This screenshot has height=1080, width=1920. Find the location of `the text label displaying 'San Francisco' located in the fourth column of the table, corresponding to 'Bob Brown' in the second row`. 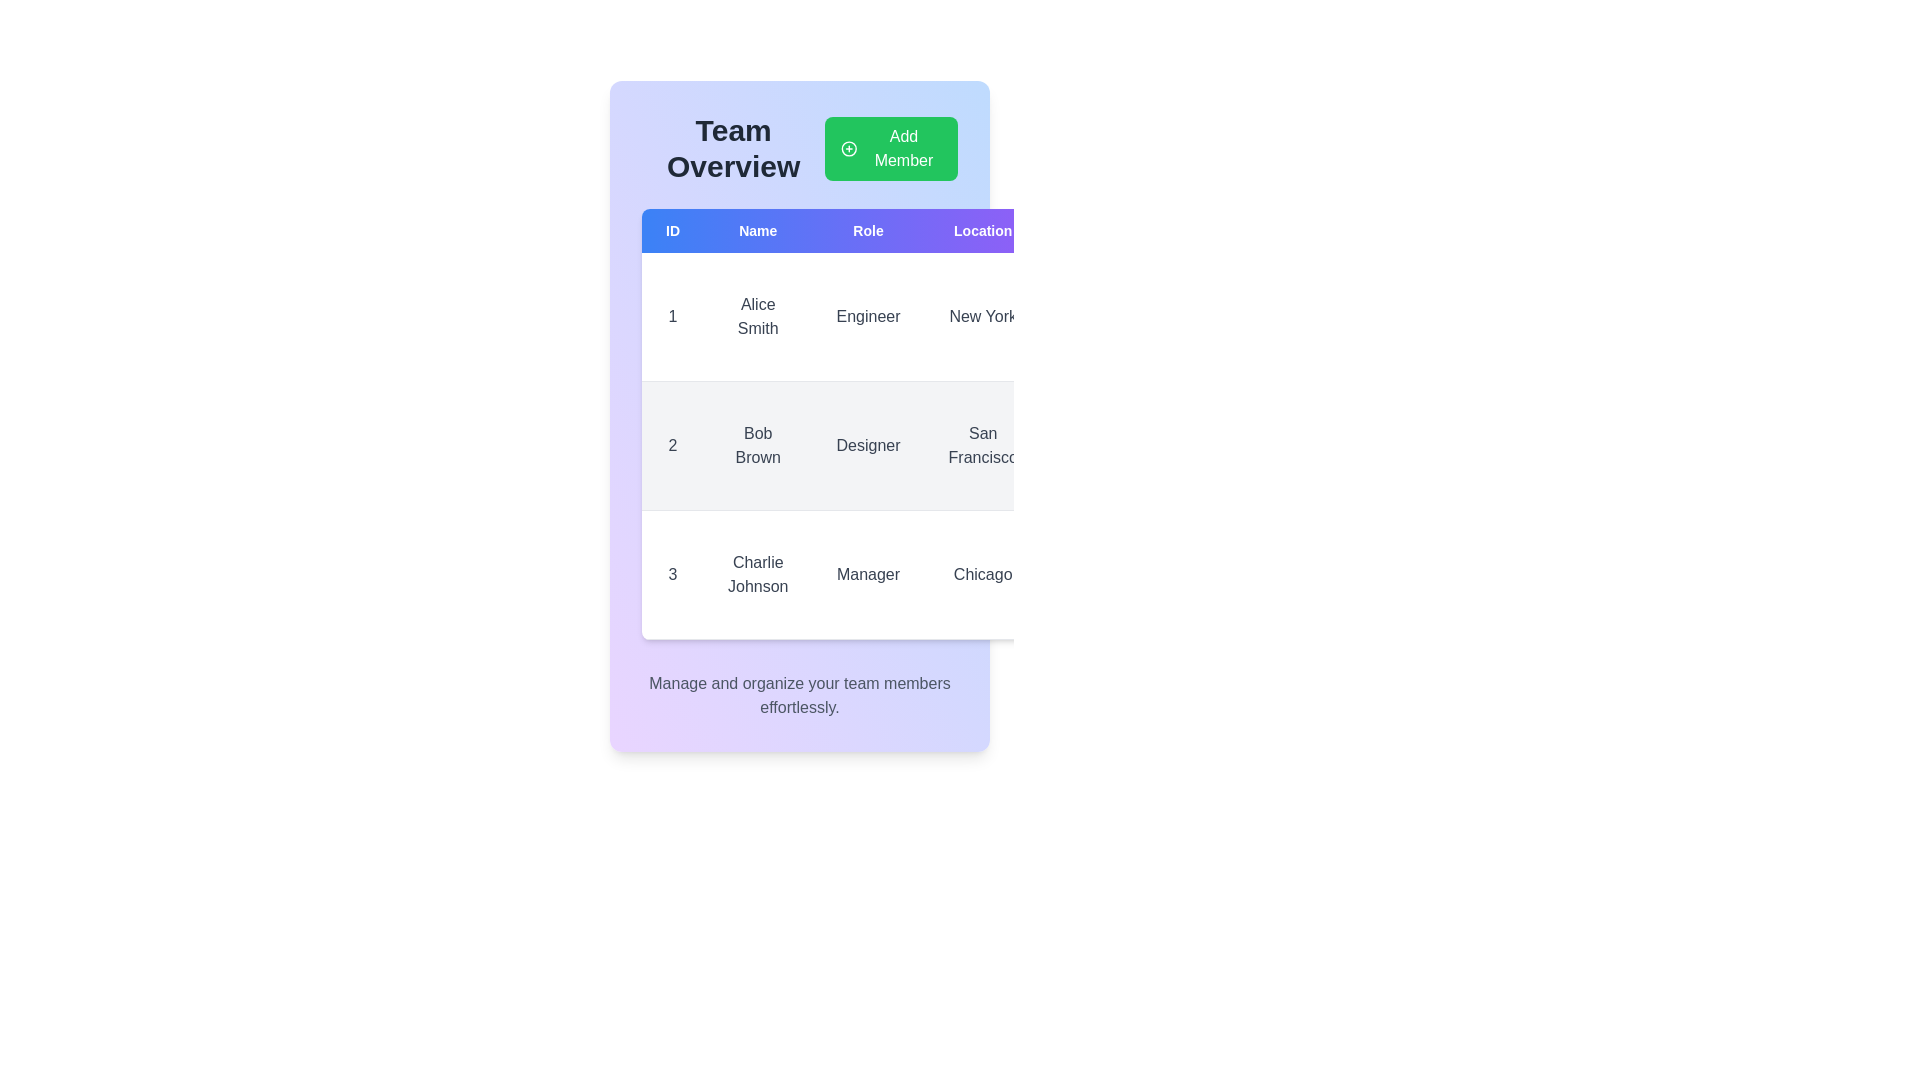

the text label displaying 'San Francisco' located in the fourth column of the table, corresponding to 'Bob Brown' in the second row is located at coordinates (983, 445).